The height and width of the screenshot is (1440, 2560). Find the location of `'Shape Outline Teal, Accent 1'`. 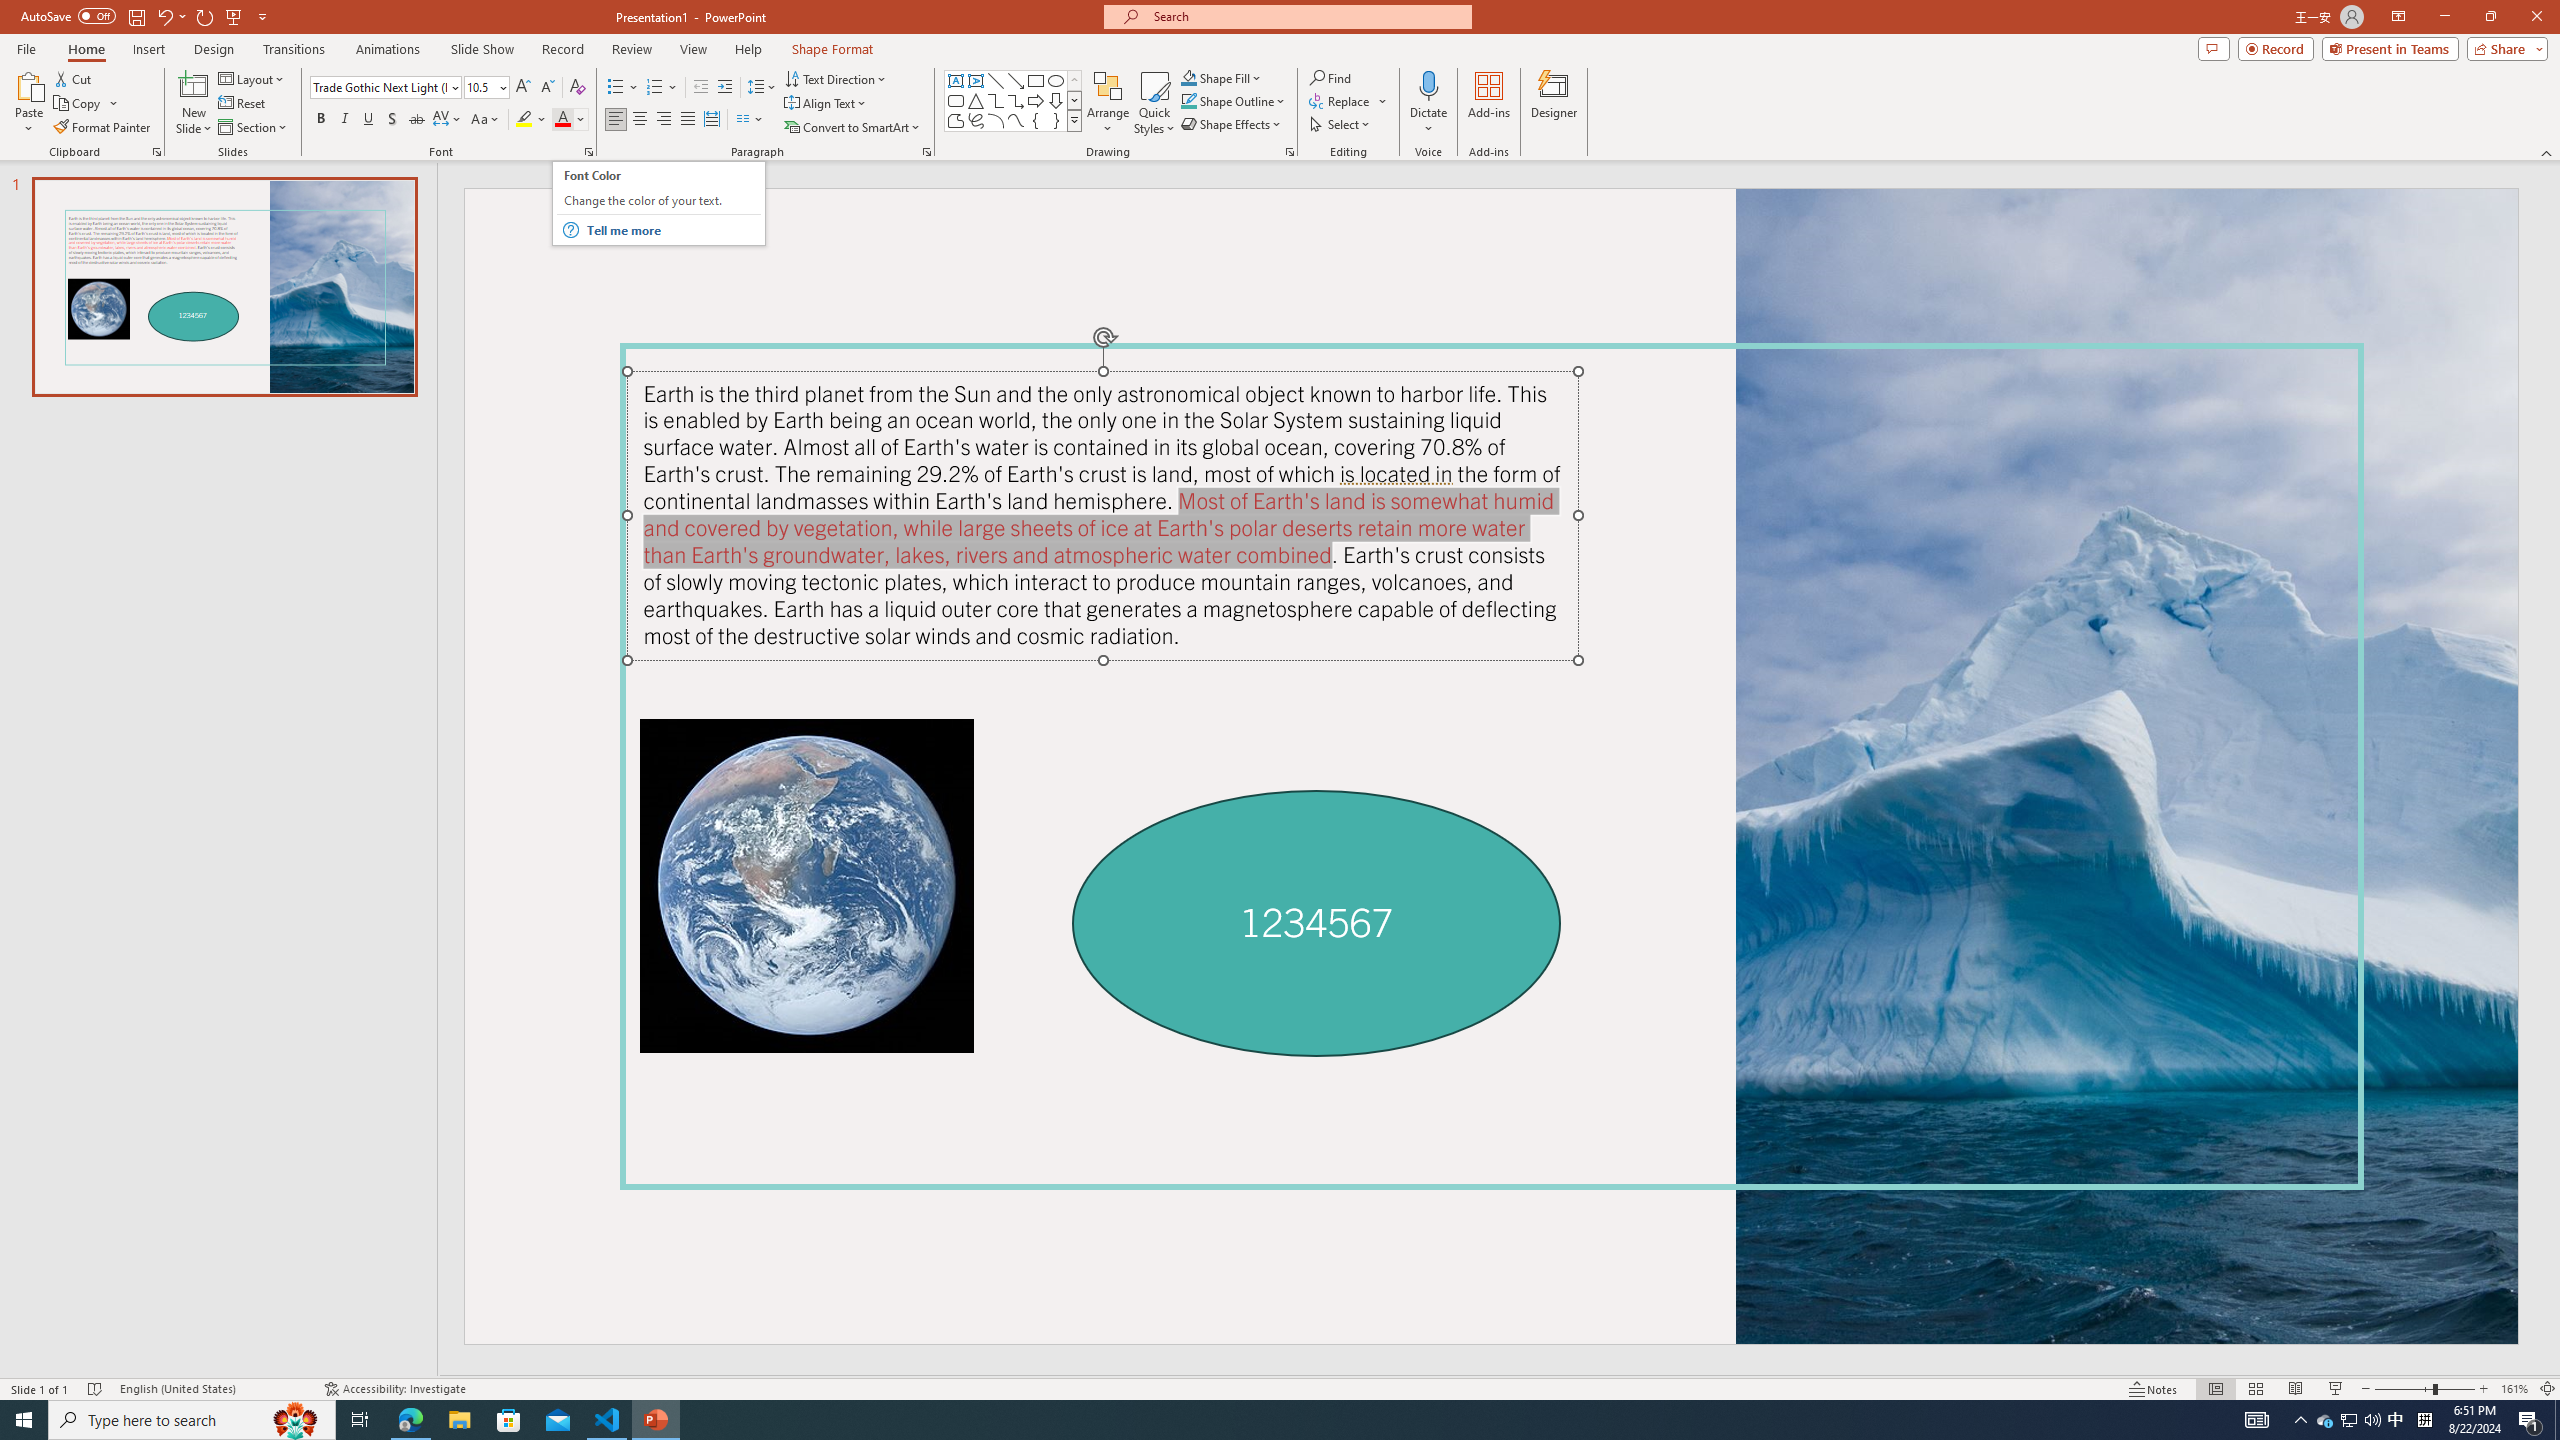

'Shape Outline Teal, Accent 1' is located at coordinates (1189, 99).